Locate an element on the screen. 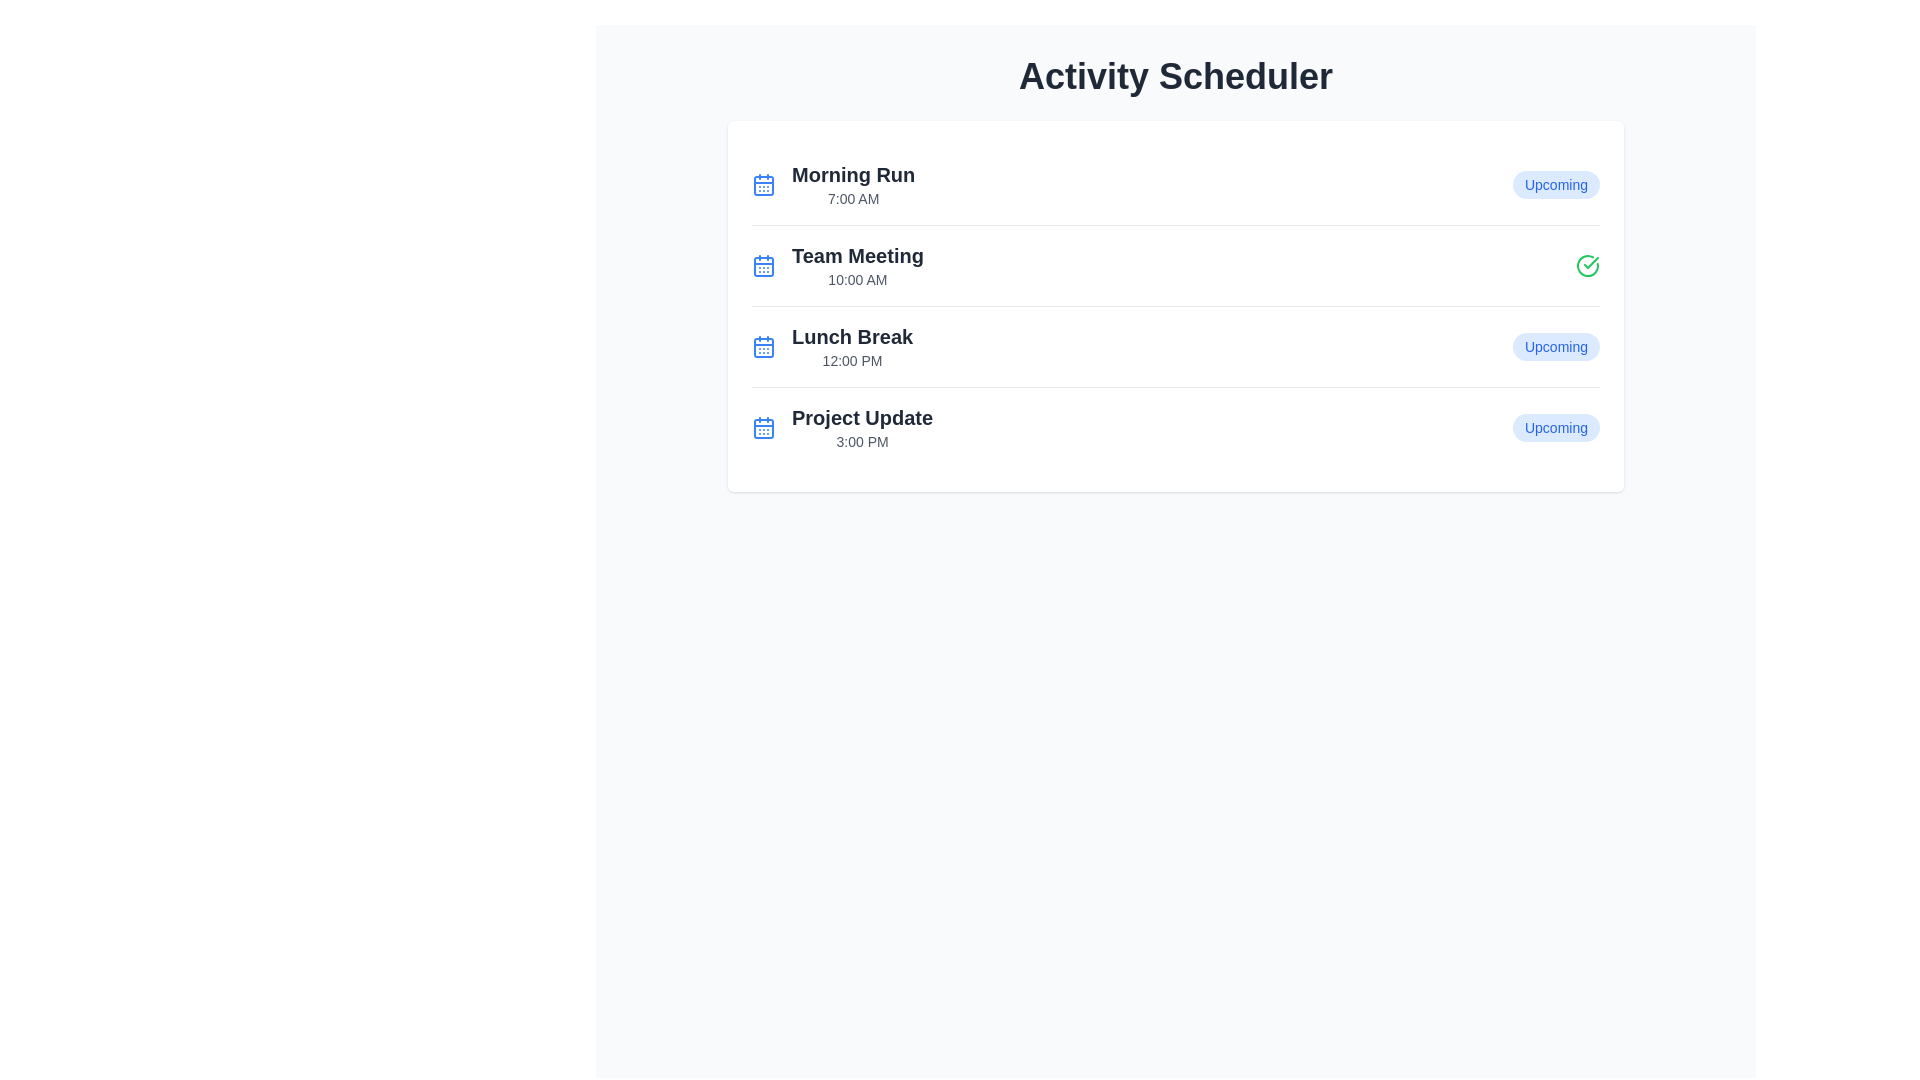 The height and width of the screenshot is (1080, 1920). information displayed in the text display element which shows 'Lunch Break' and '12:00 PM' in a schedule list is located at coordinates (852, 346).